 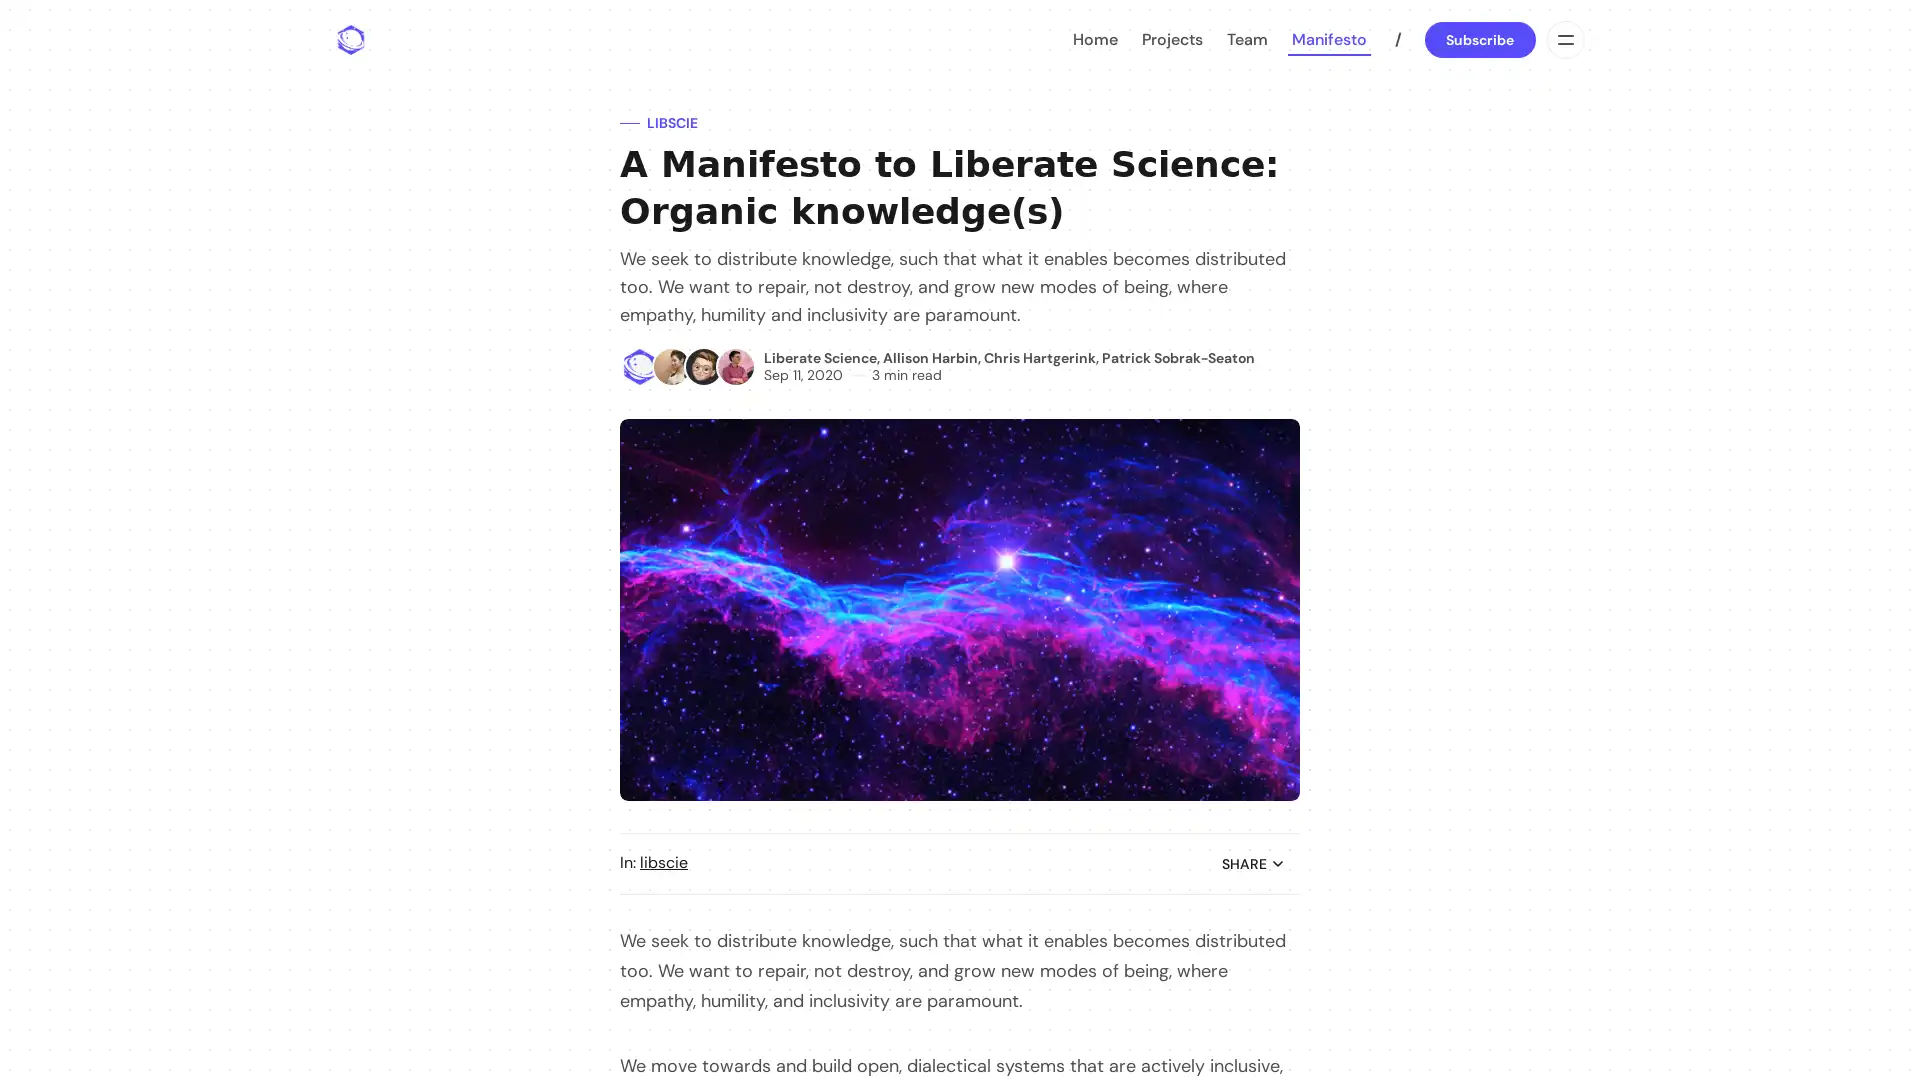 What do you see at coordinates (1563, 39) in the screenshot?
I see `Menu` at bounding box center [1563, 39].